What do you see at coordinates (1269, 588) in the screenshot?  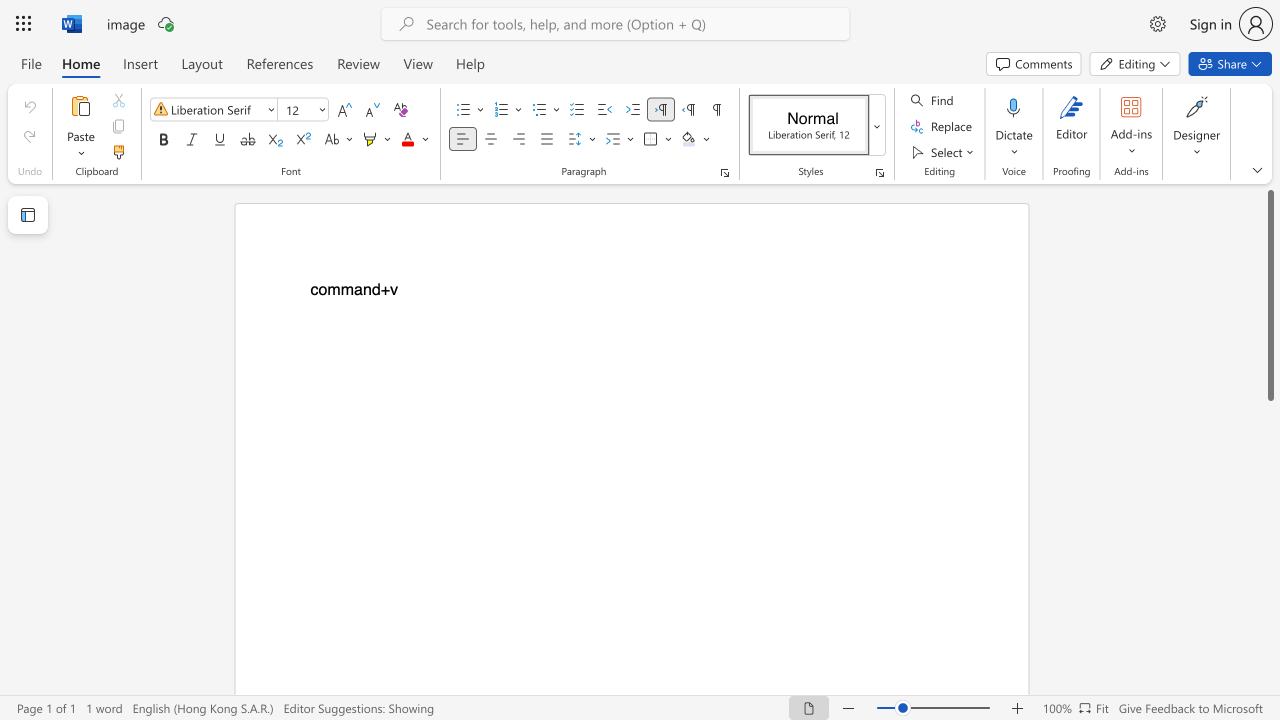 I see `the scrollbar to scroll the page down` at bounding box center [1269, 588].